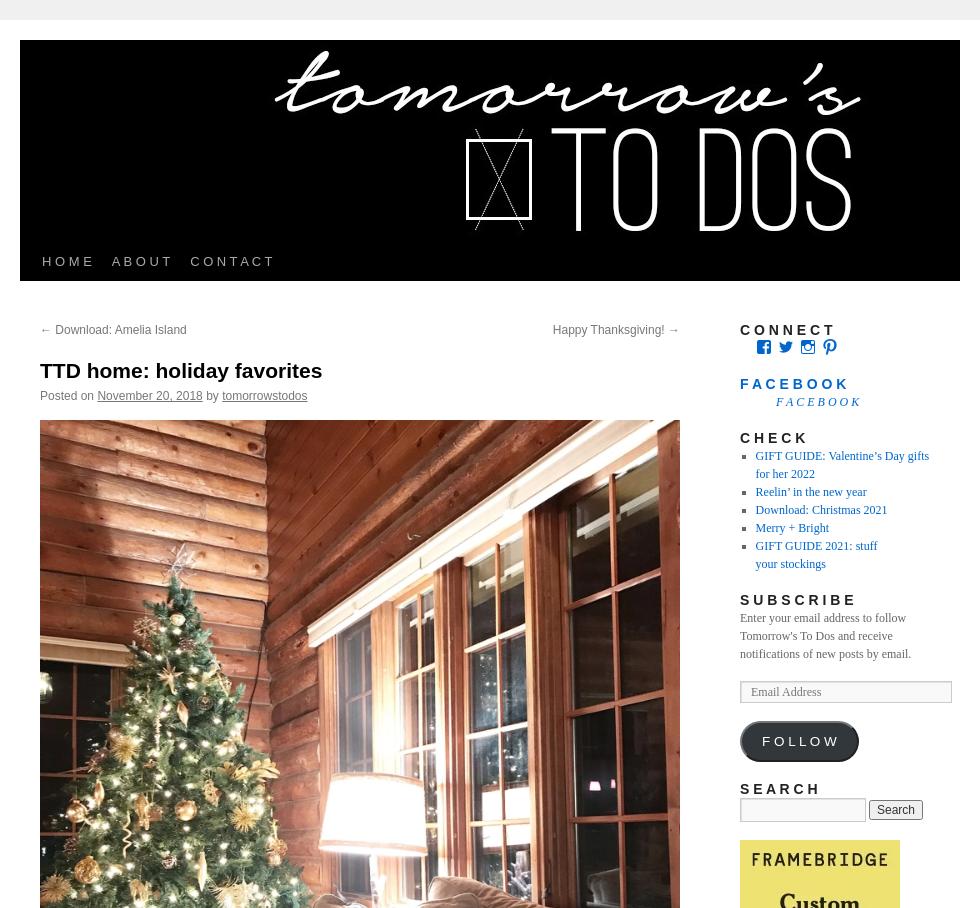 Image resolution: width=980 pixels, height=908 pixels. What do you see at coordinates (796, 600) in the screenshot?
I see `'S U B S C R I B E'` at bounding box center [796, 600].